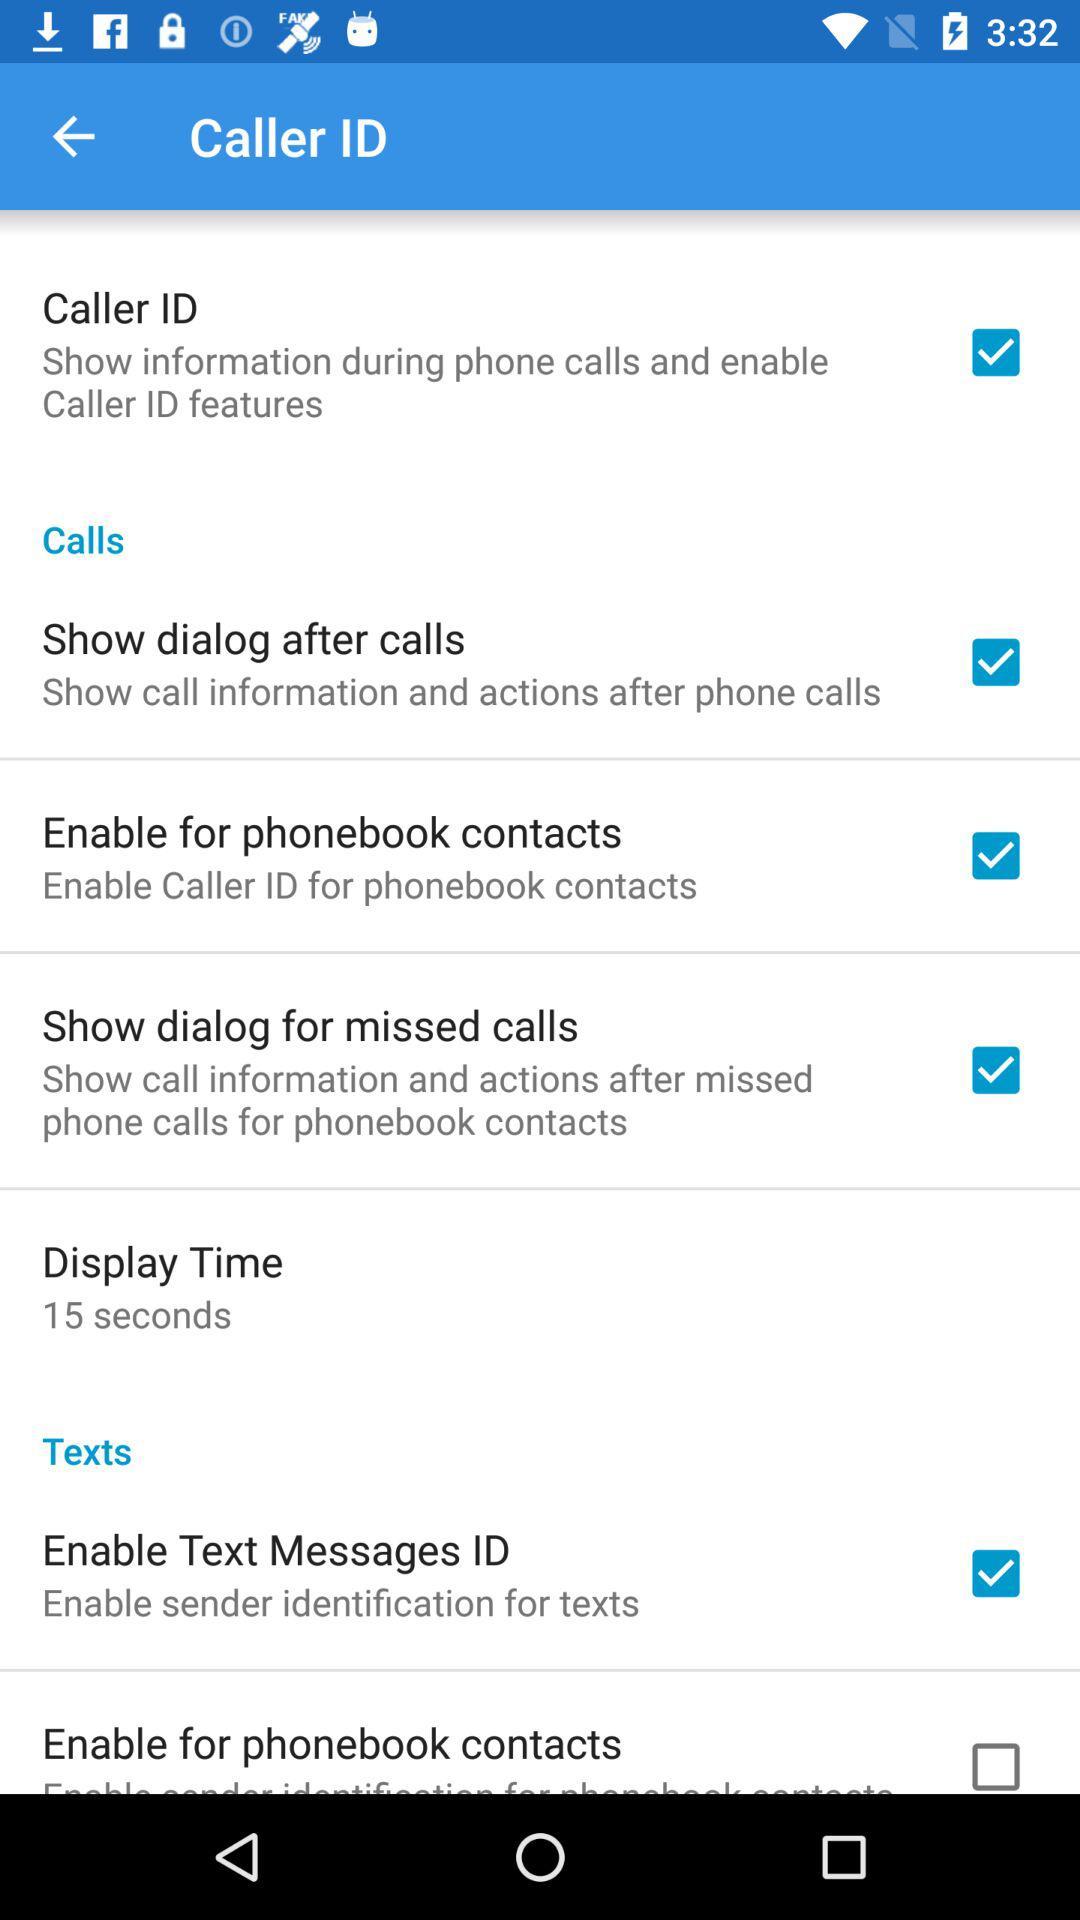 The image size is (1080, 1920). Describe the element at coordinates (135, 1314) in the screenshot. I see `15 seconds item` at that location.